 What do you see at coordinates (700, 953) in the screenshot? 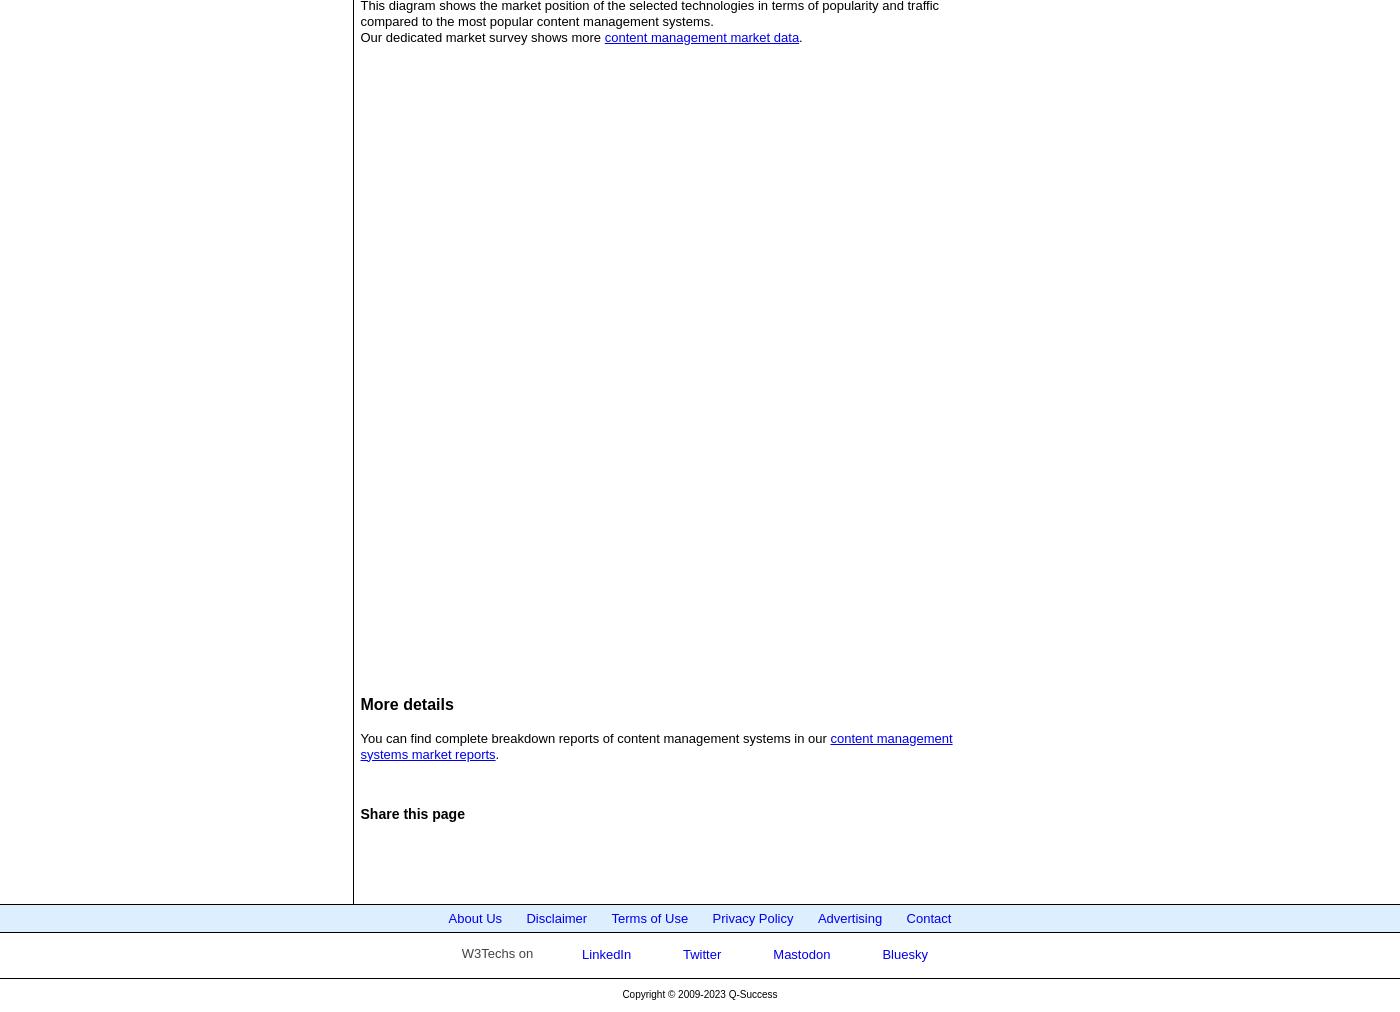
I see `'Twitter'` at bounding box center [700, 953].